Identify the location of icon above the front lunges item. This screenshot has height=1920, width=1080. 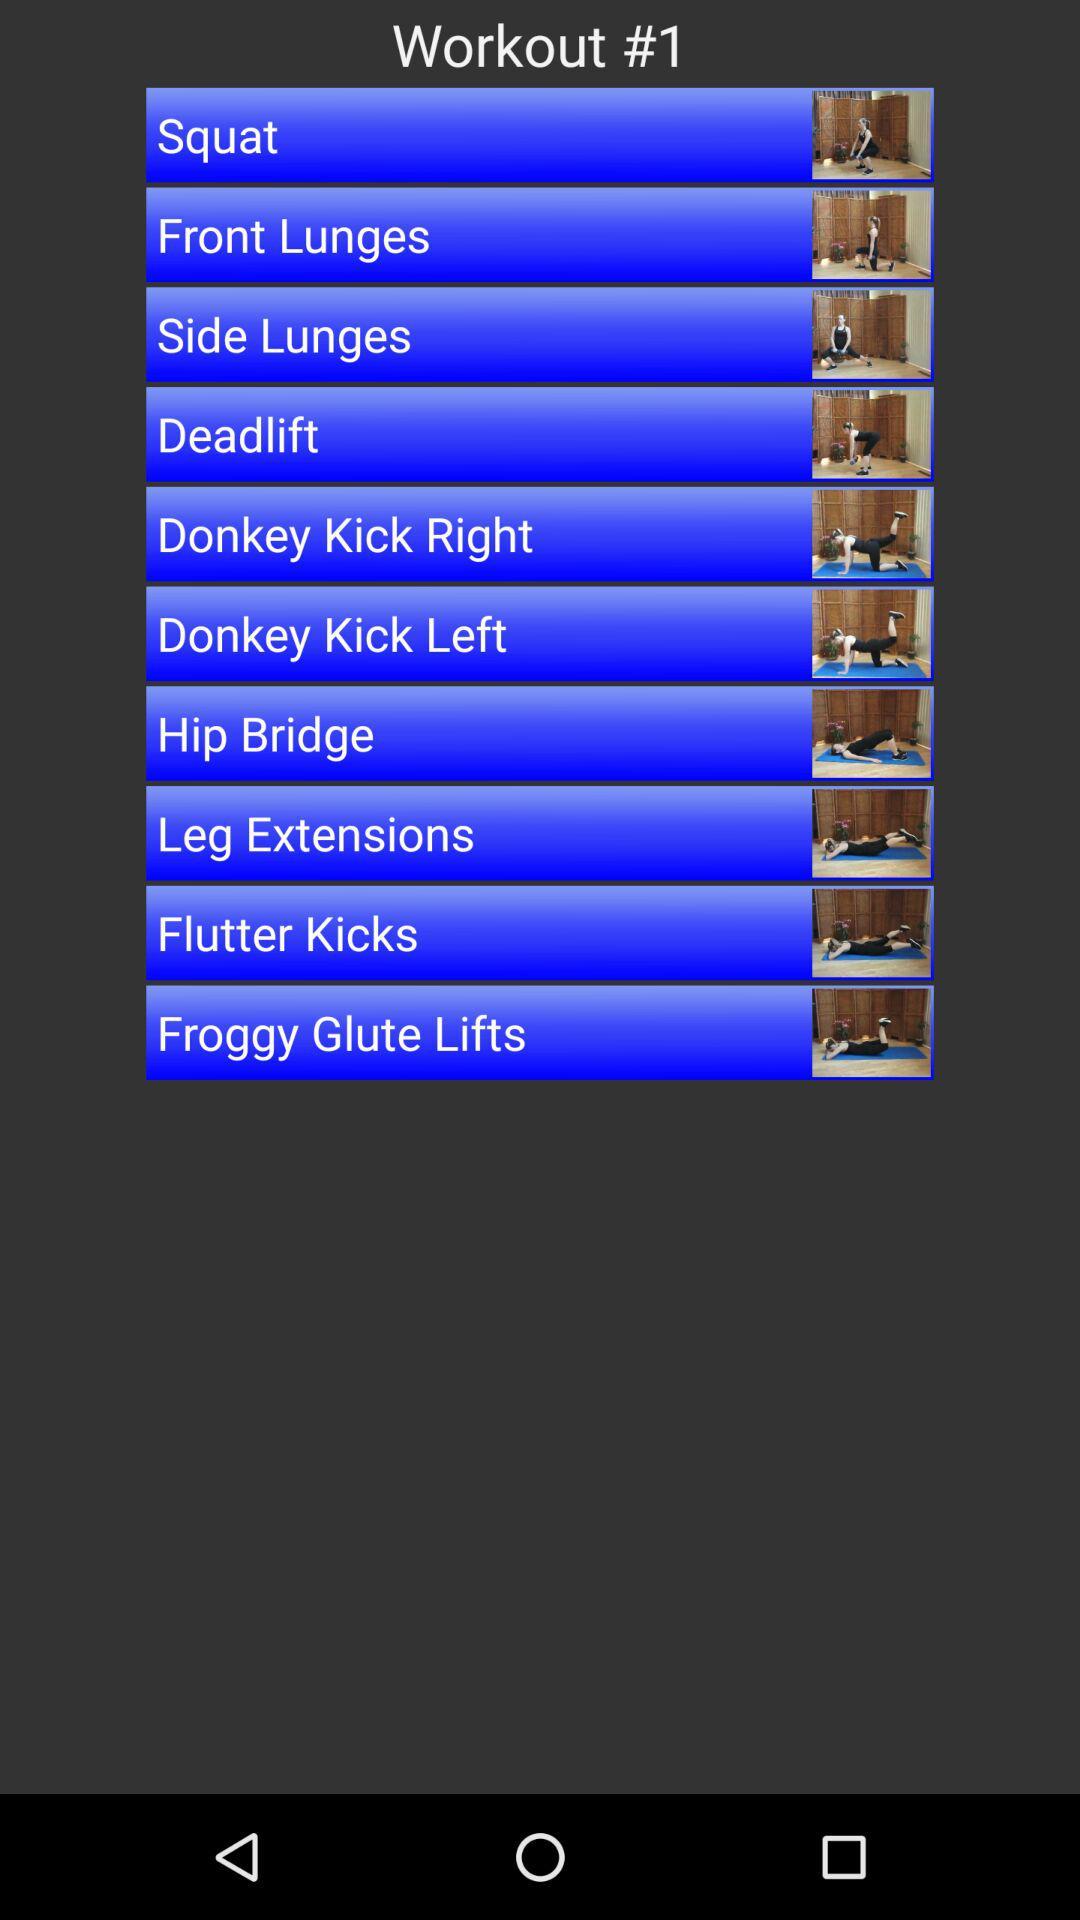
(540, 133).